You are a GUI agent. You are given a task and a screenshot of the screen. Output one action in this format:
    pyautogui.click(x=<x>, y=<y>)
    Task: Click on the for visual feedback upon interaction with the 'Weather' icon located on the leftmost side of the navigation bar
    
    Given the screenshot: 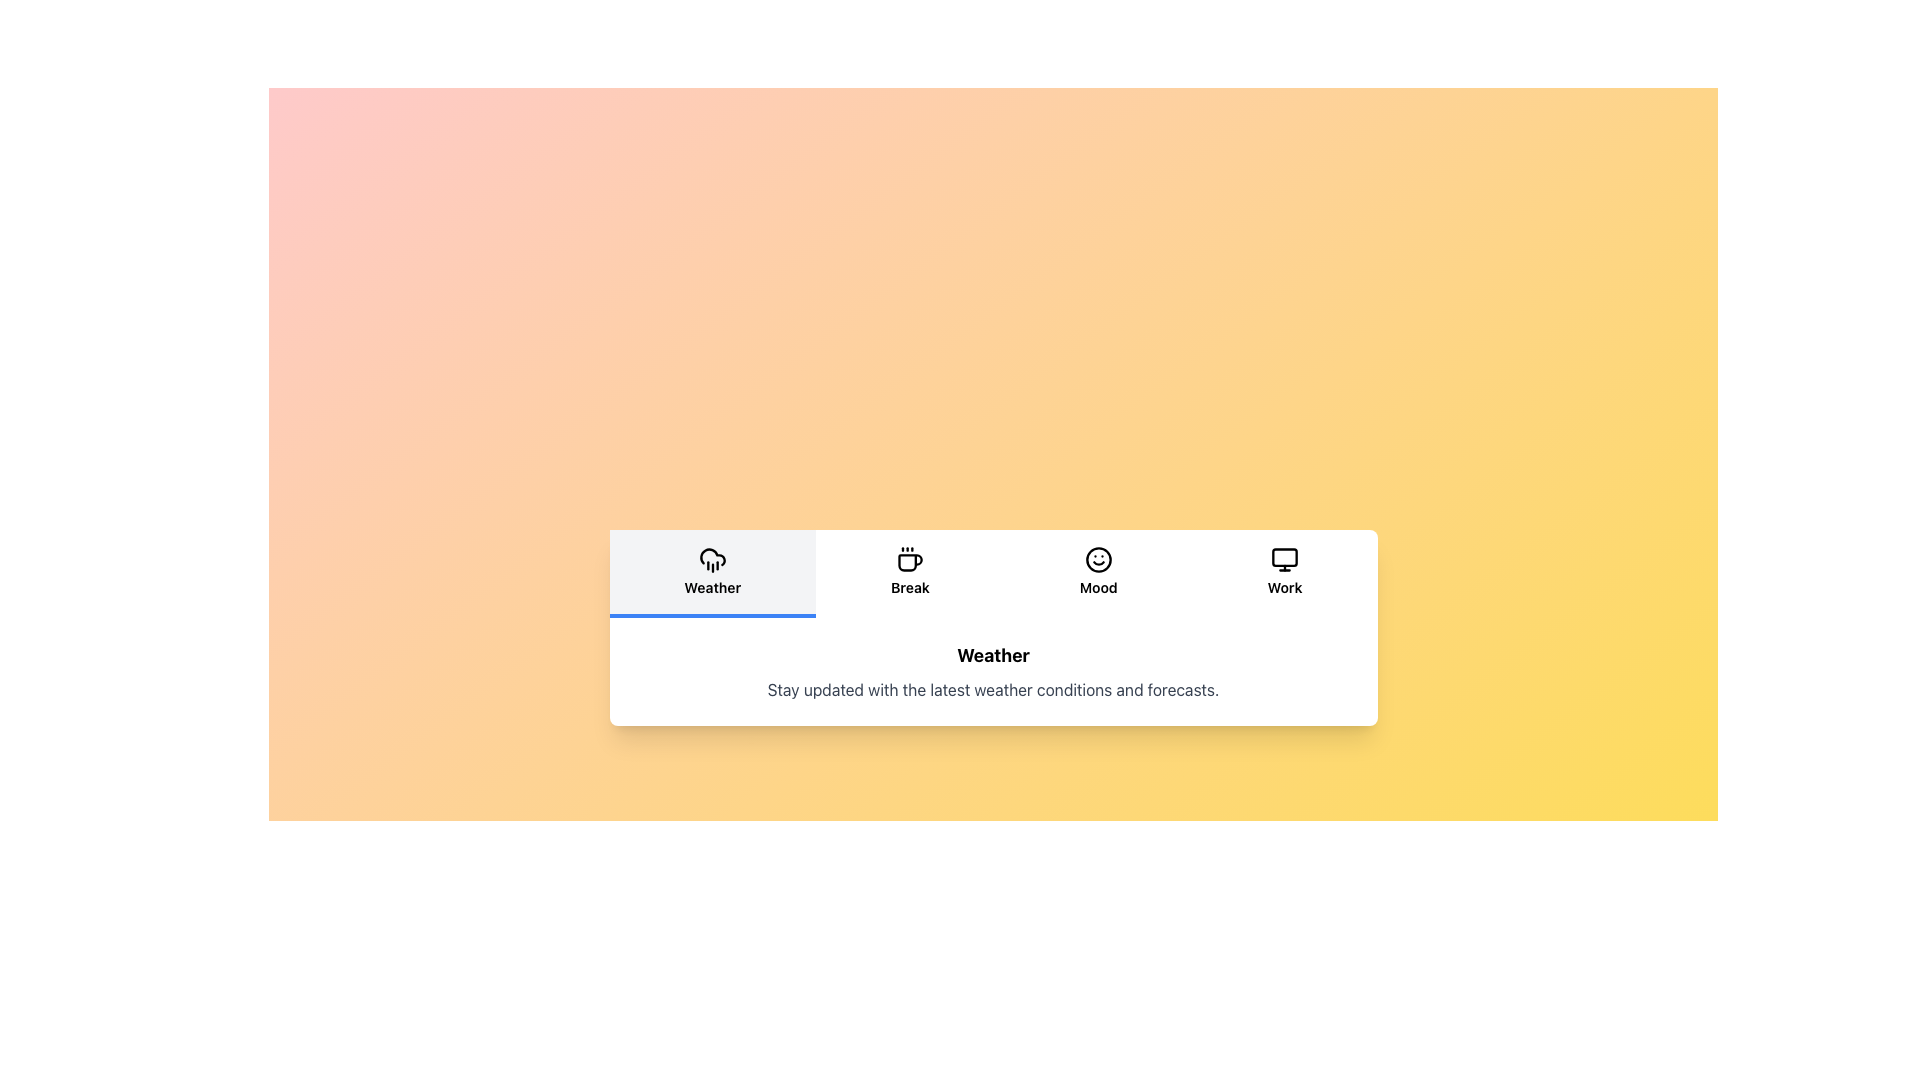 What is the action you would take?
    pyautogui.click(x=712, y=557)
    